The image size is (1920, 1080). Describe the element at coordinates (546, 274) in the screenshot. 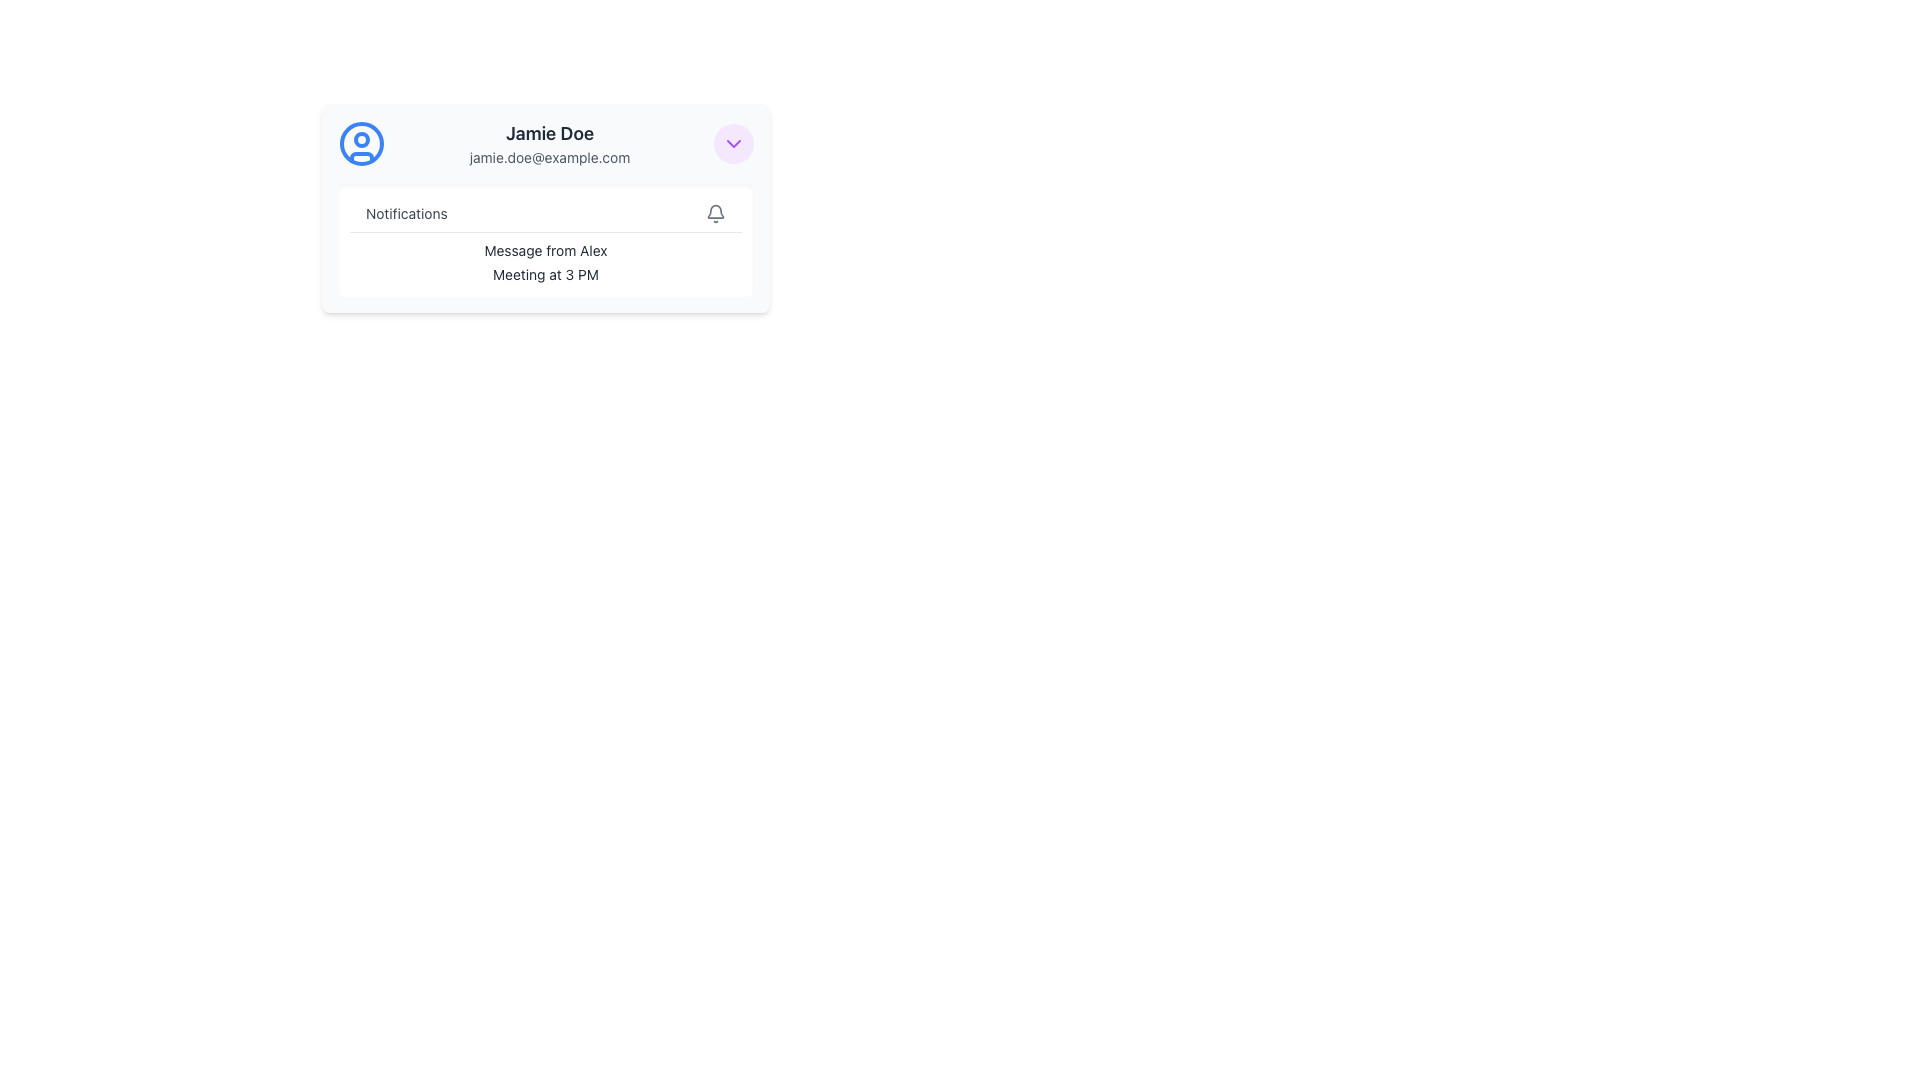

I see `text label that says 'Meeting at 3 PM', which is the second line of text within the notification card, located beneath 'Message from Alex'` at that location.